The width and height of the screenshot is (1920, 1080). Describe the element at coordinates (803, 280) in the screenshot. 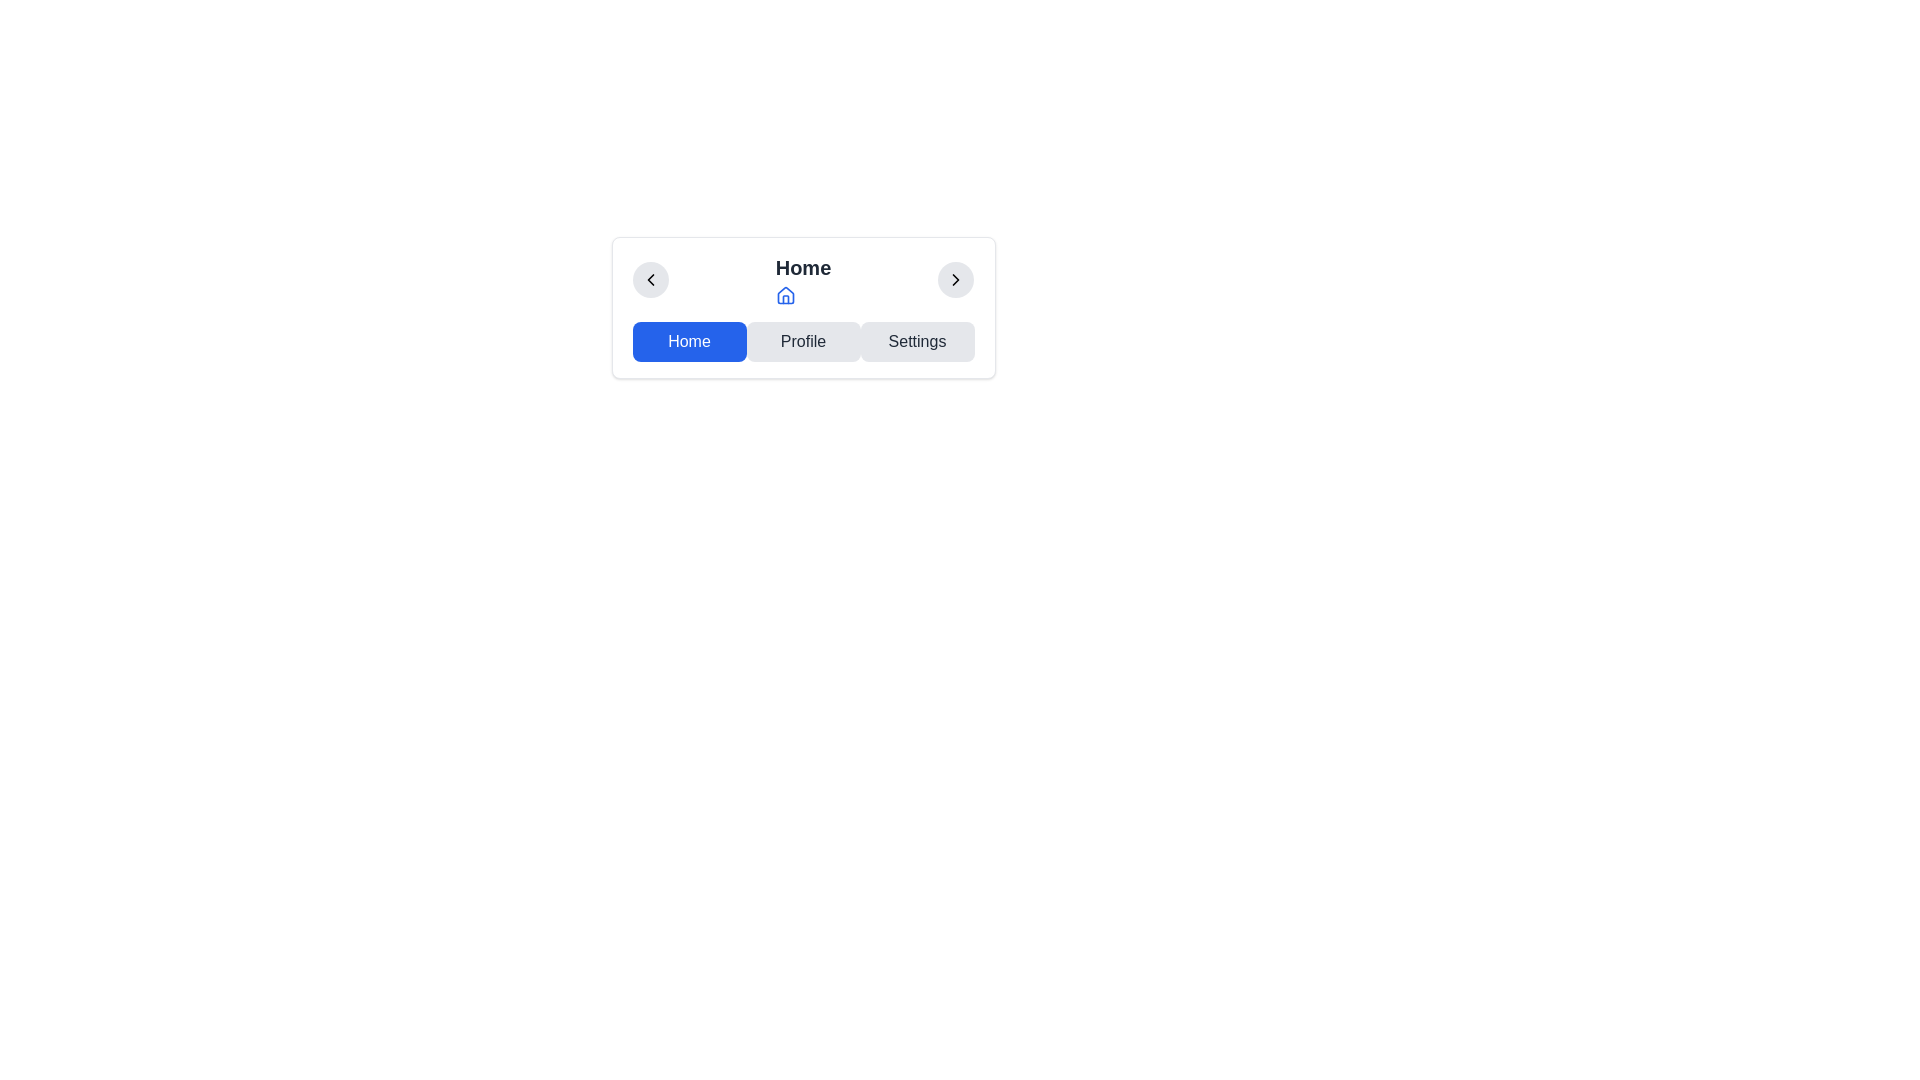

I see `the 'Home' label with the house icon, which is centrally aligned in the navigation bar` at that location.